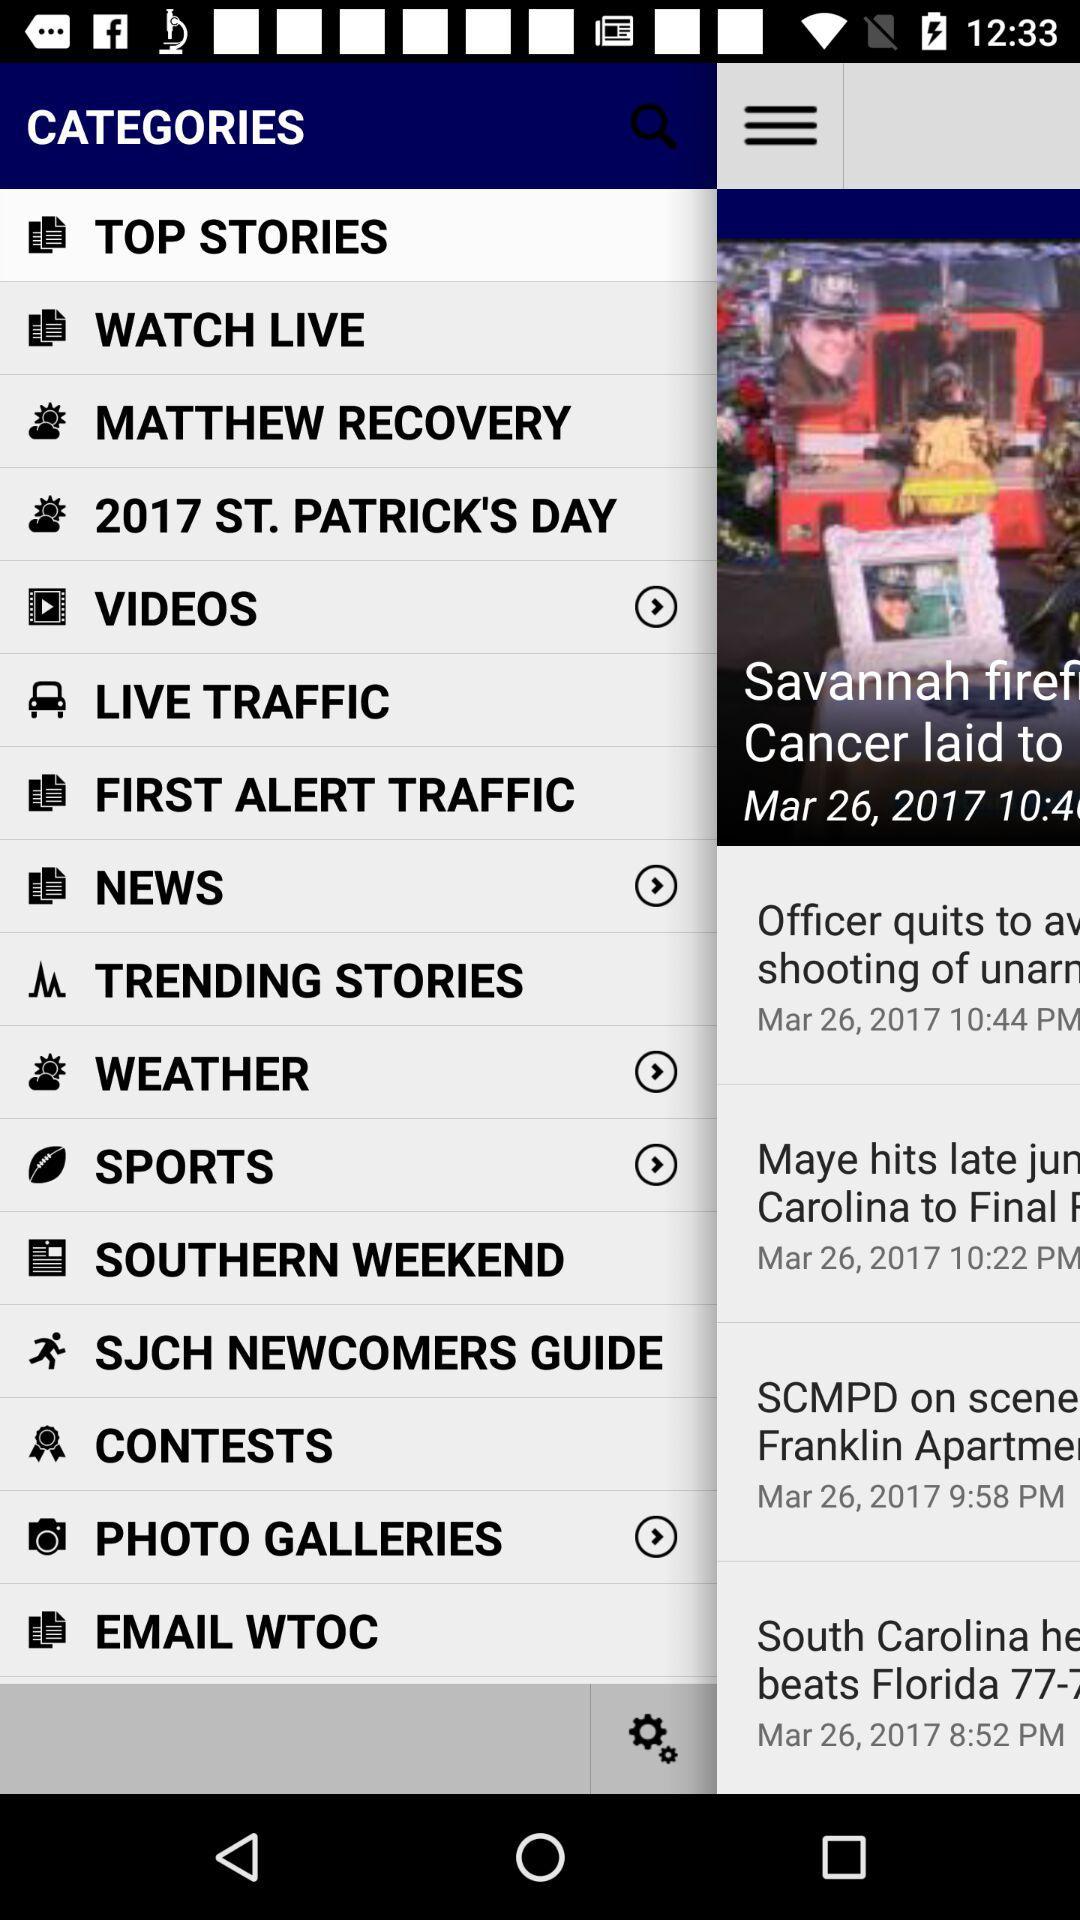 The image size is (1080, 1920). I want to click on the menu icon, so click(778, 124).